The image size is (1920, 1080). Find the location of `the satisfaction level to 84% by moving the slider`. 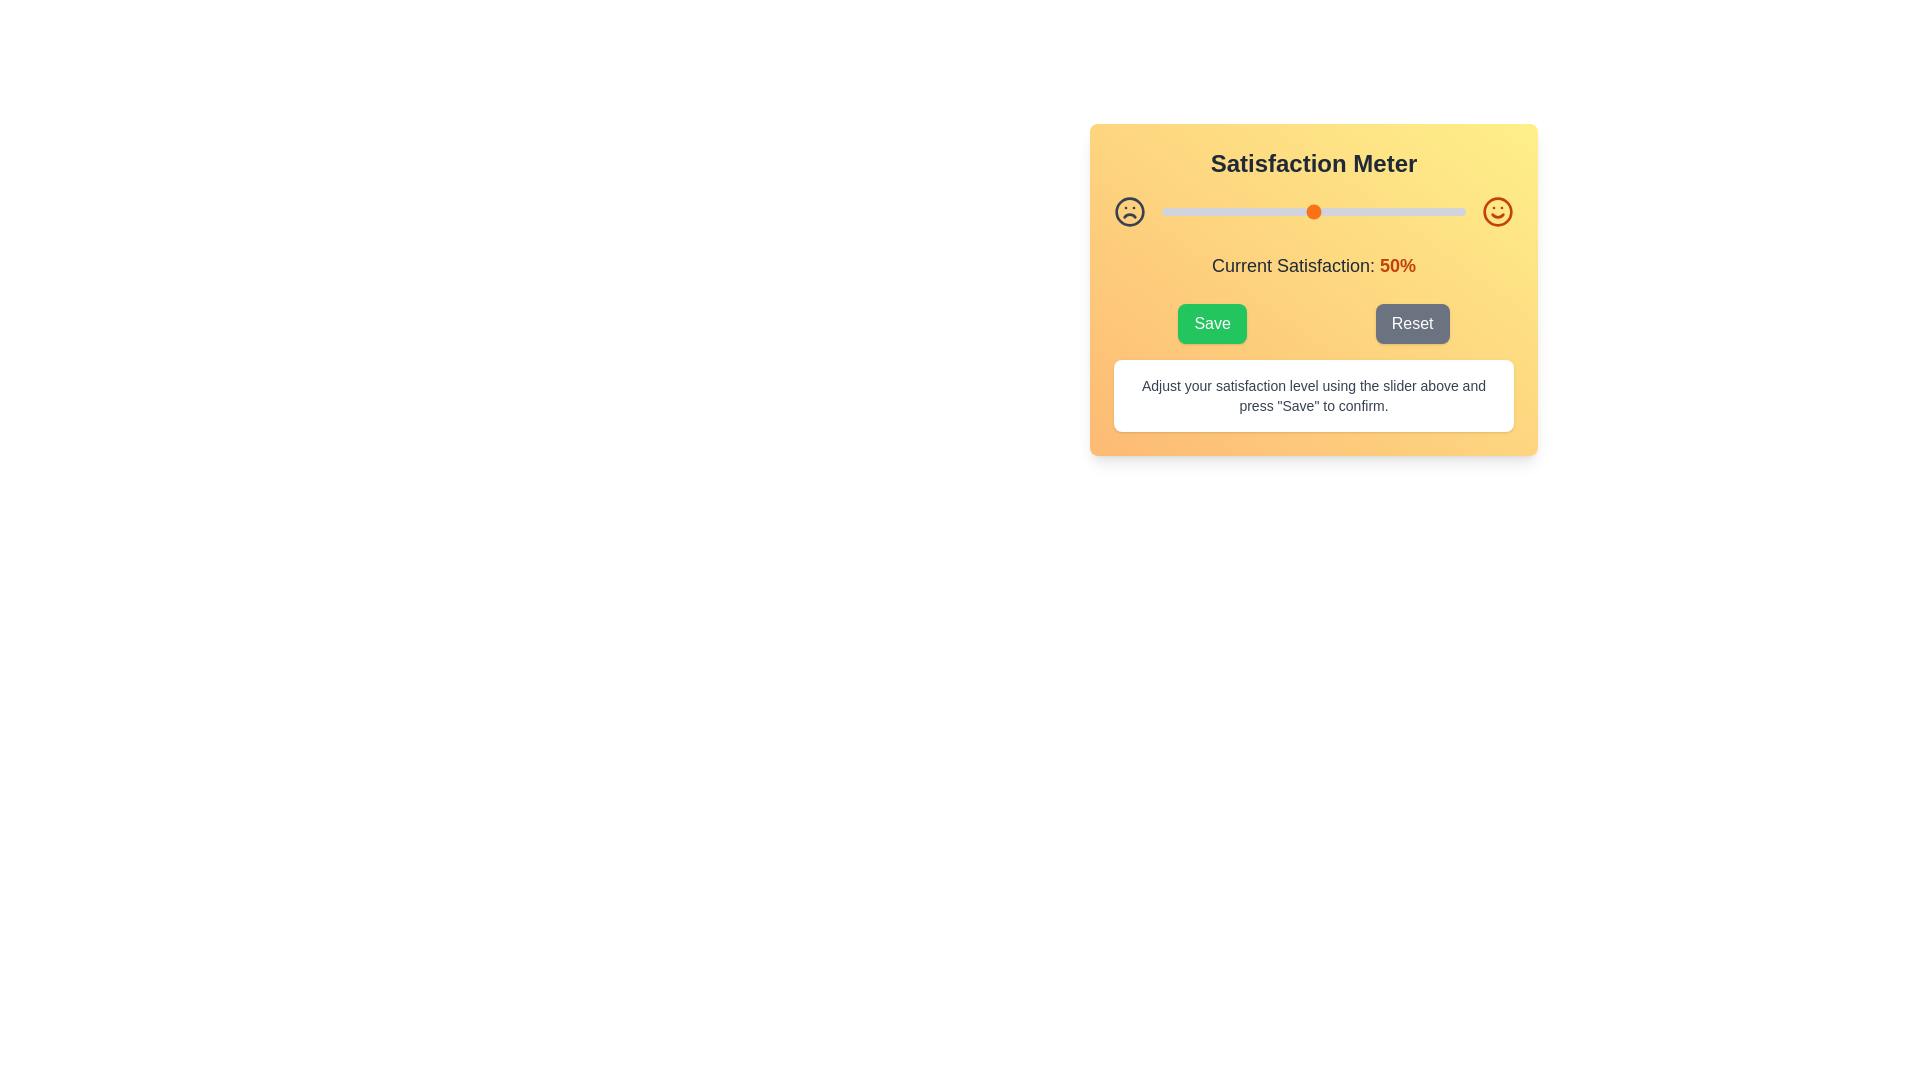

the satisfaction level to 84% by moving the slider is located at coordinates (1416, 212).